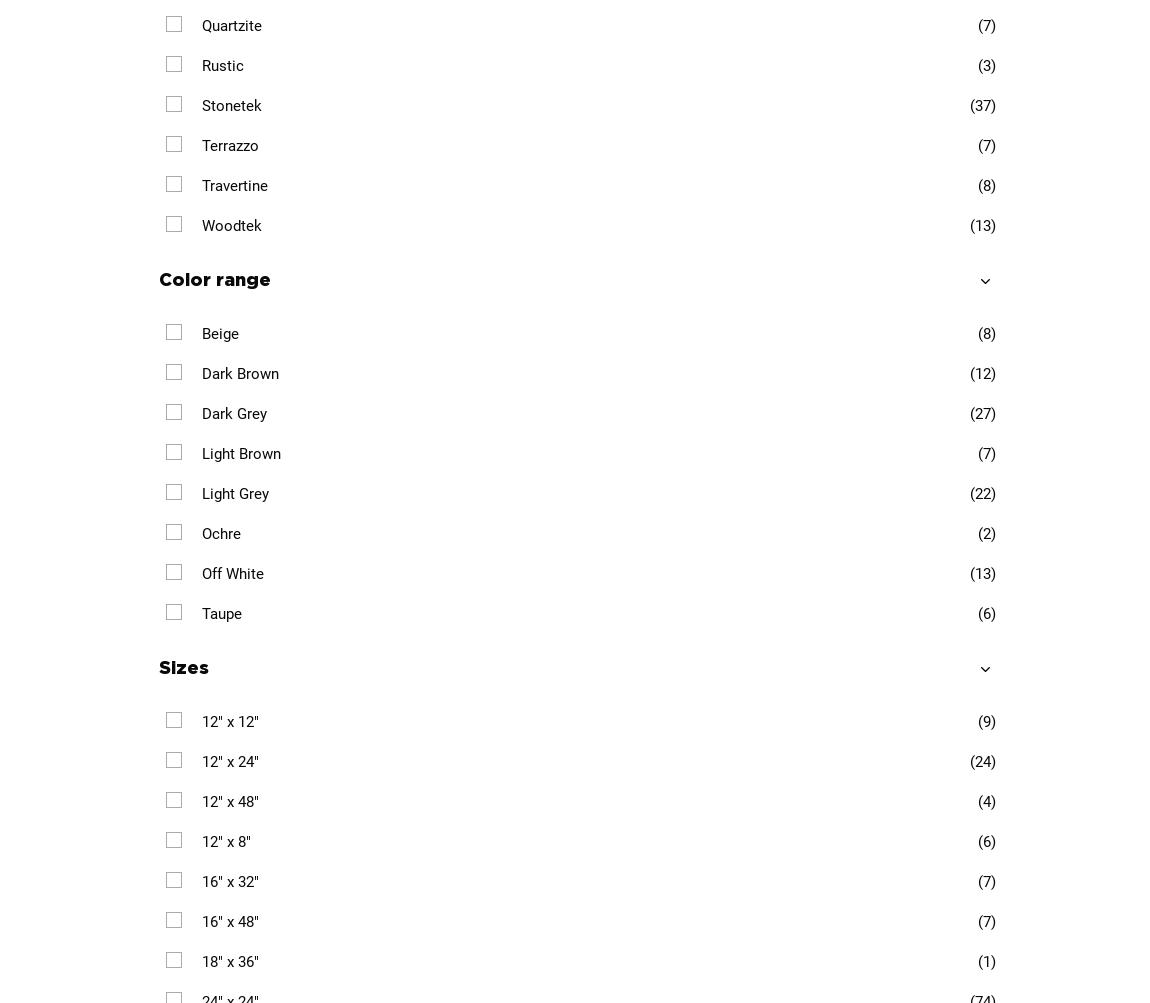  I want to click on '(1)', so click(987, 959).